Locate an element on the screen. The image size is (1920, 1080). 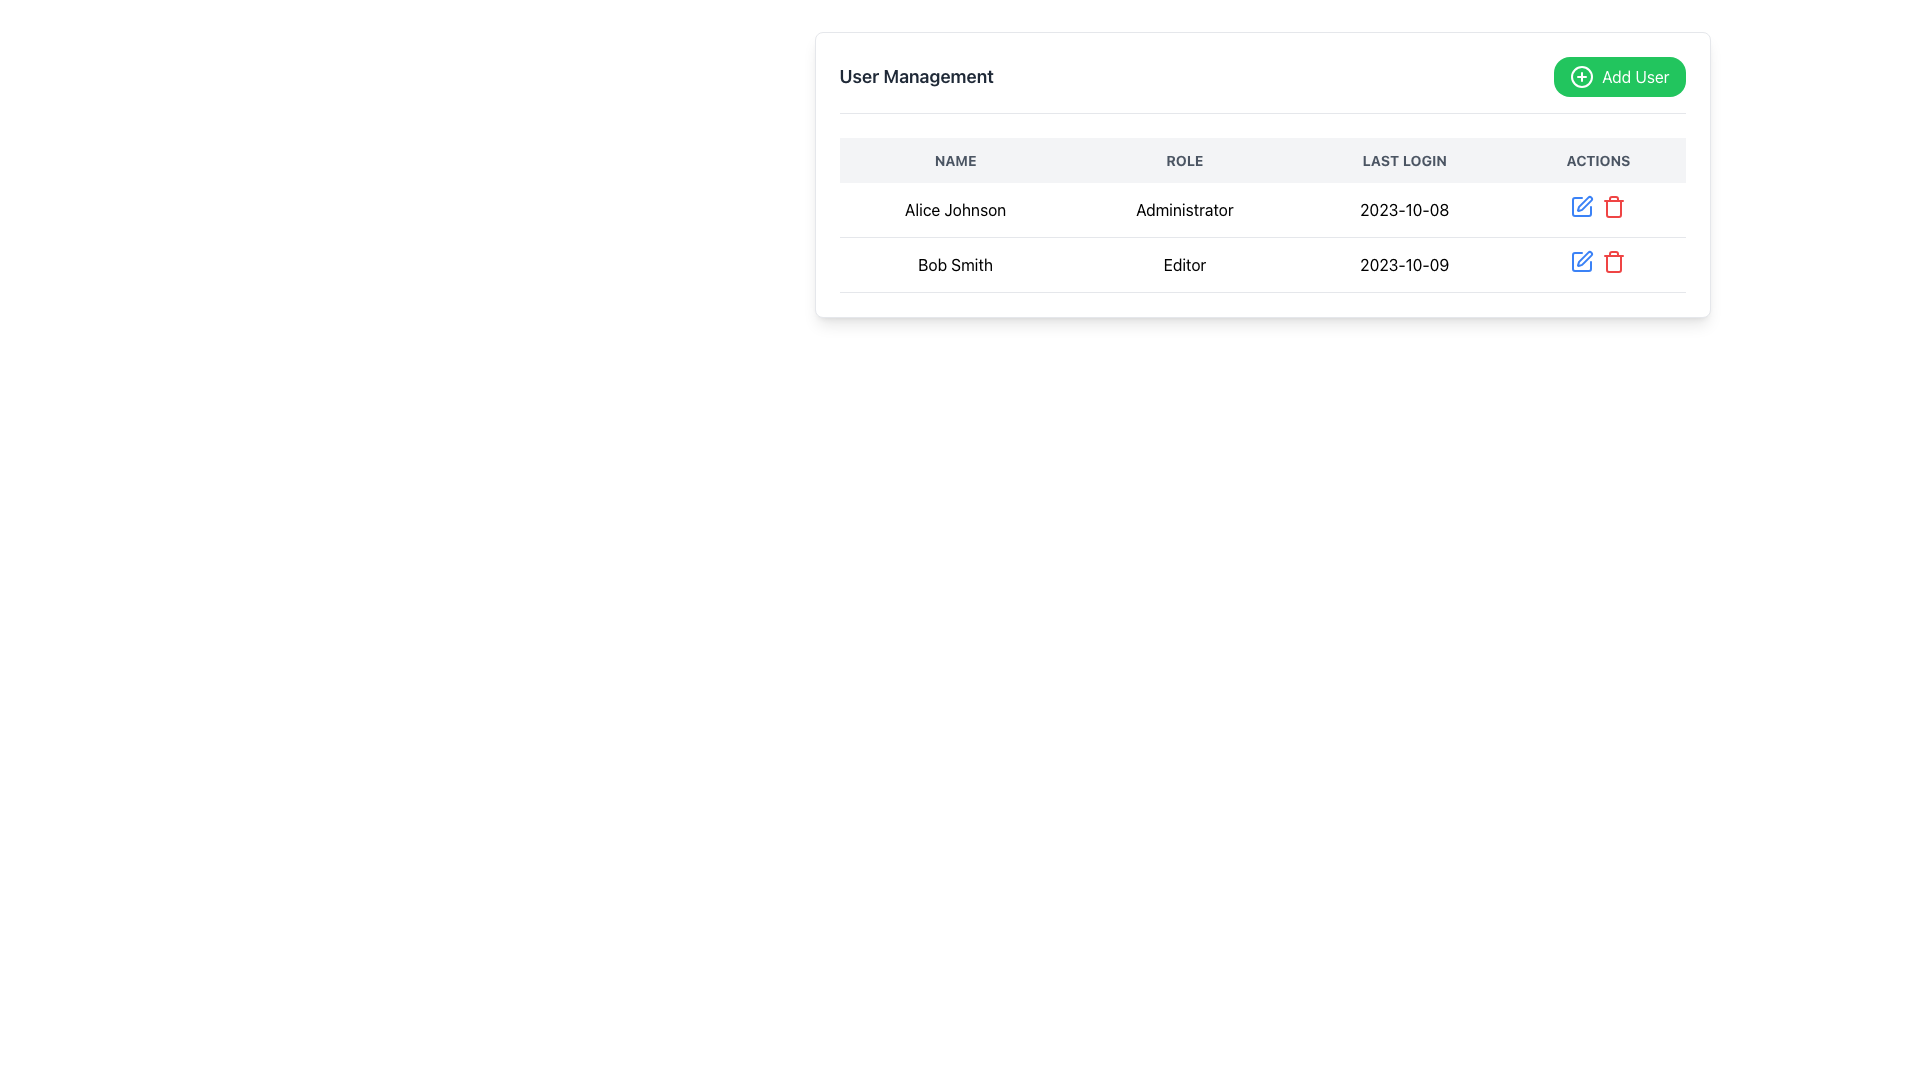
the circular icon with a plus sign, which is styled with a green outline and located to the left of the 'Add User' button in the user management panel is located at coordinates (1581, 76).